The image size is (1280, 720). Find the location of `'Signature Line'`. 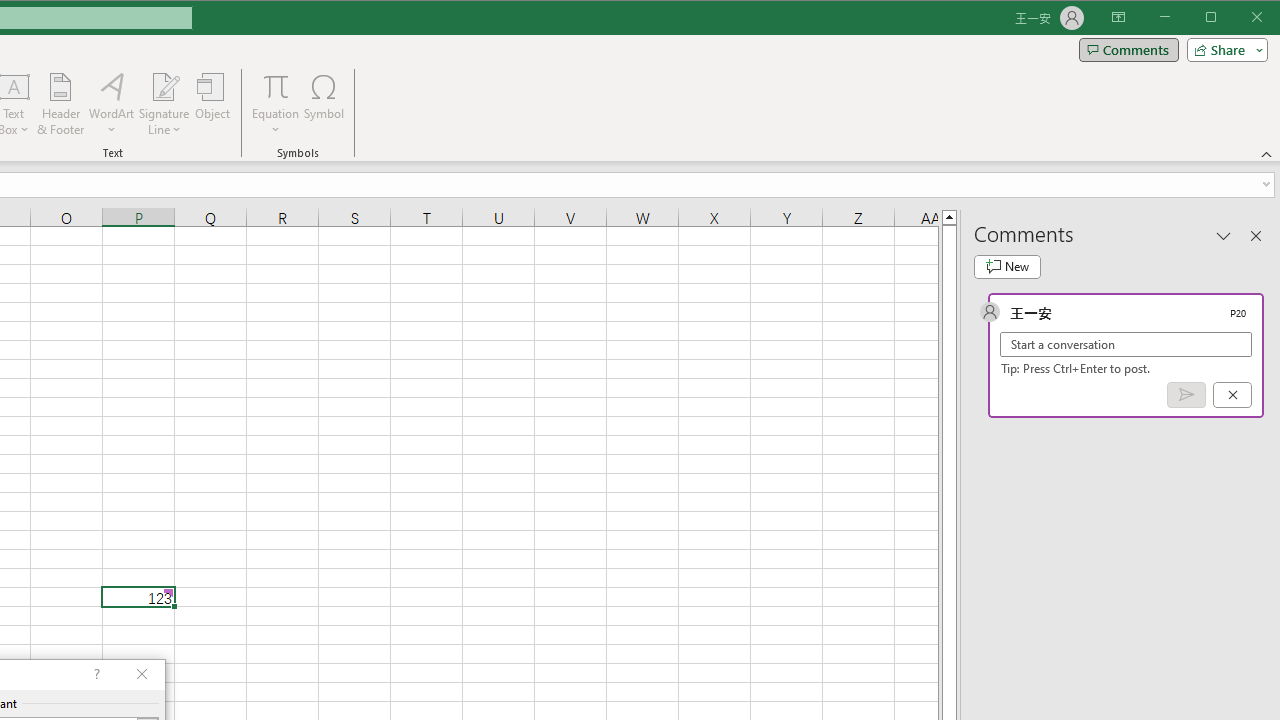

'Signature Line' is located at coordinates (164, 85).